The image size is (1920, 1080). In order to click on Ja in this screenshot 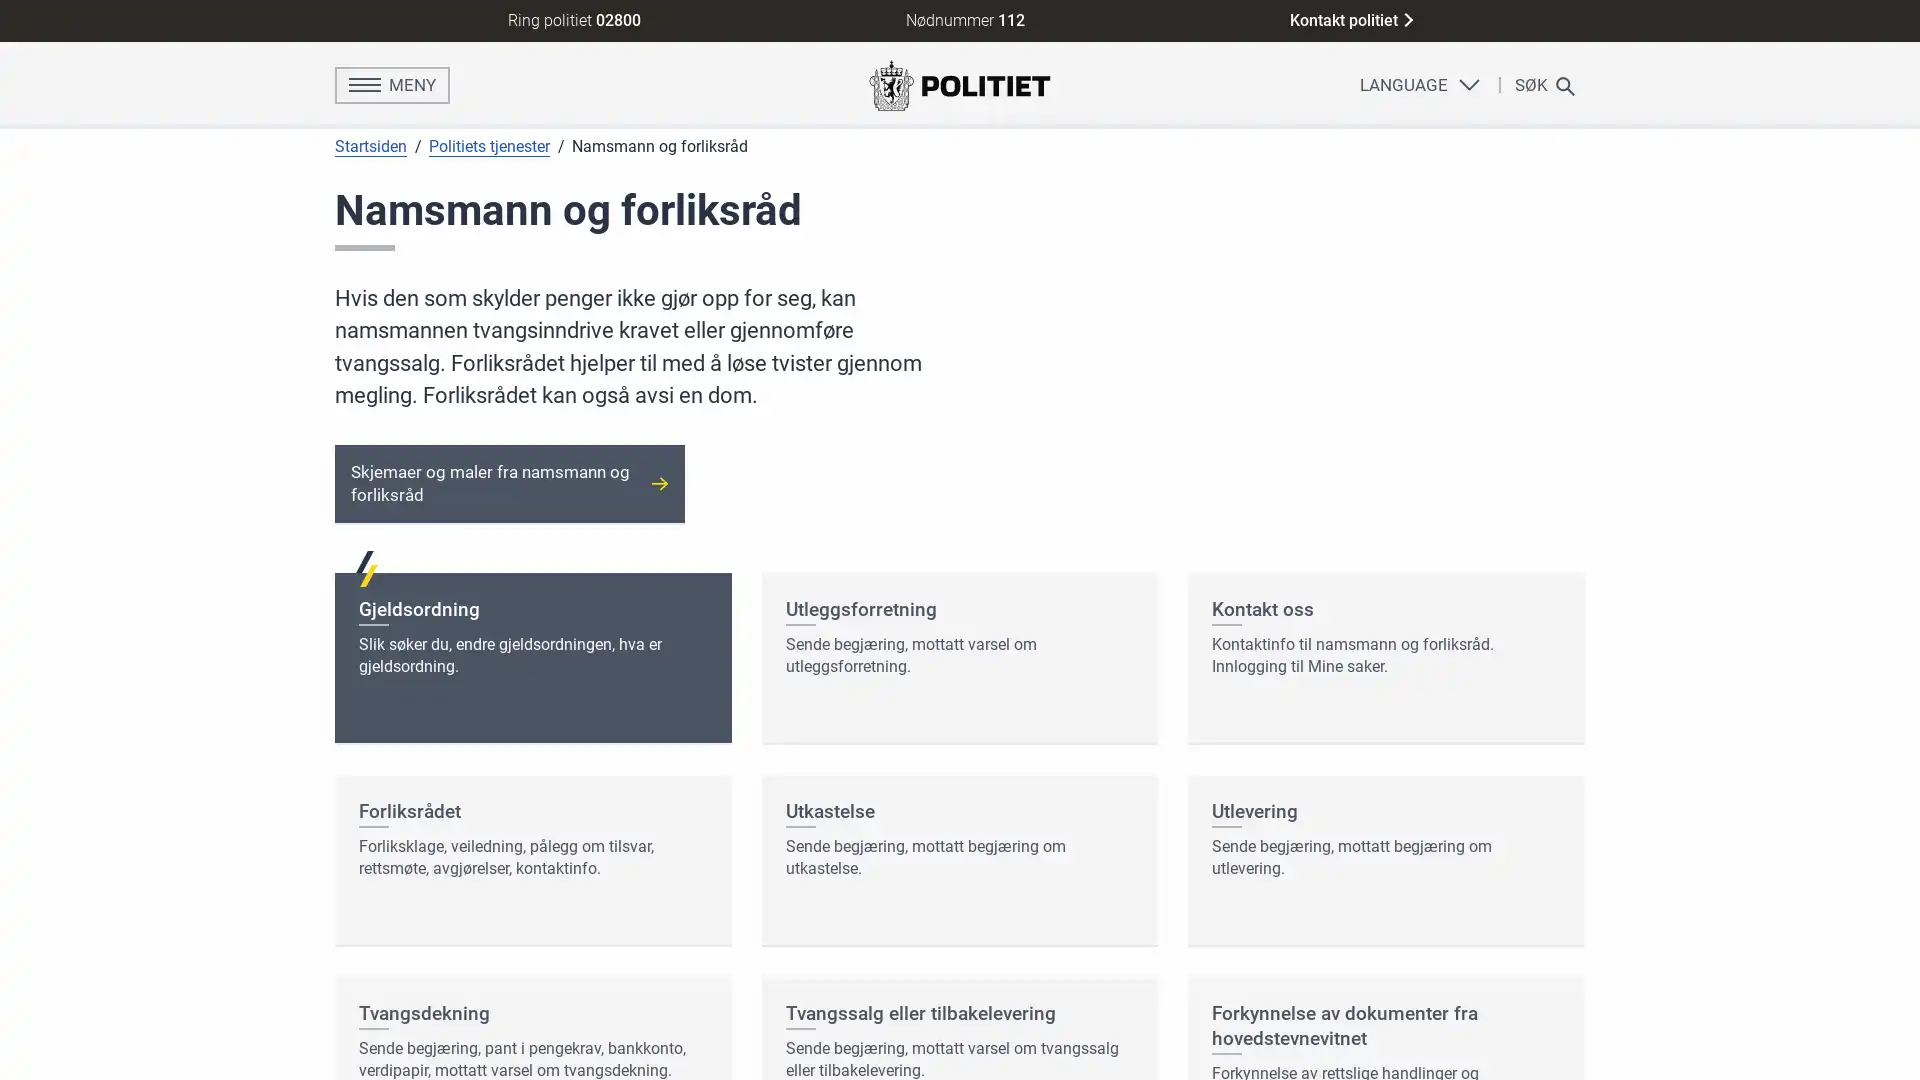, I will do `click(78, 1006)`.